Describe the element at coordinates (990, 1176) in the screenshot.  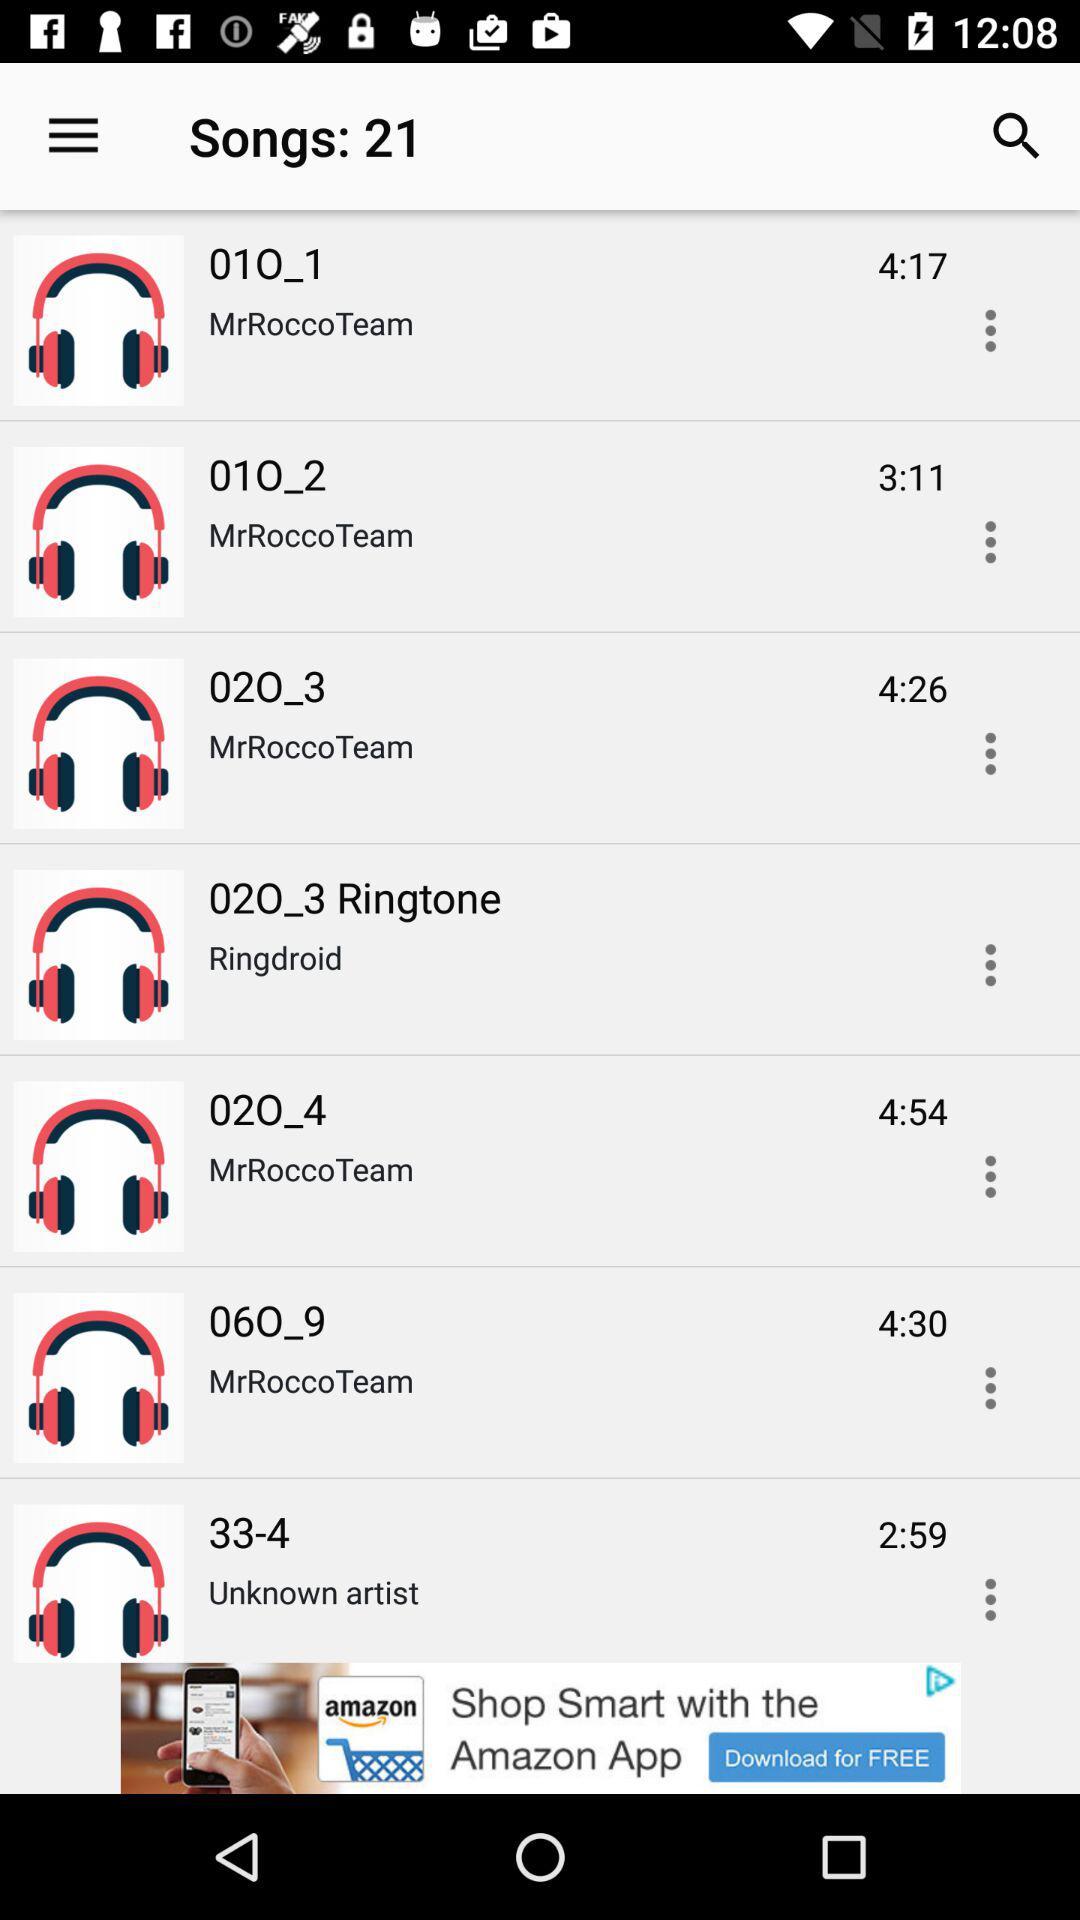
I see `click for more information` at that location.